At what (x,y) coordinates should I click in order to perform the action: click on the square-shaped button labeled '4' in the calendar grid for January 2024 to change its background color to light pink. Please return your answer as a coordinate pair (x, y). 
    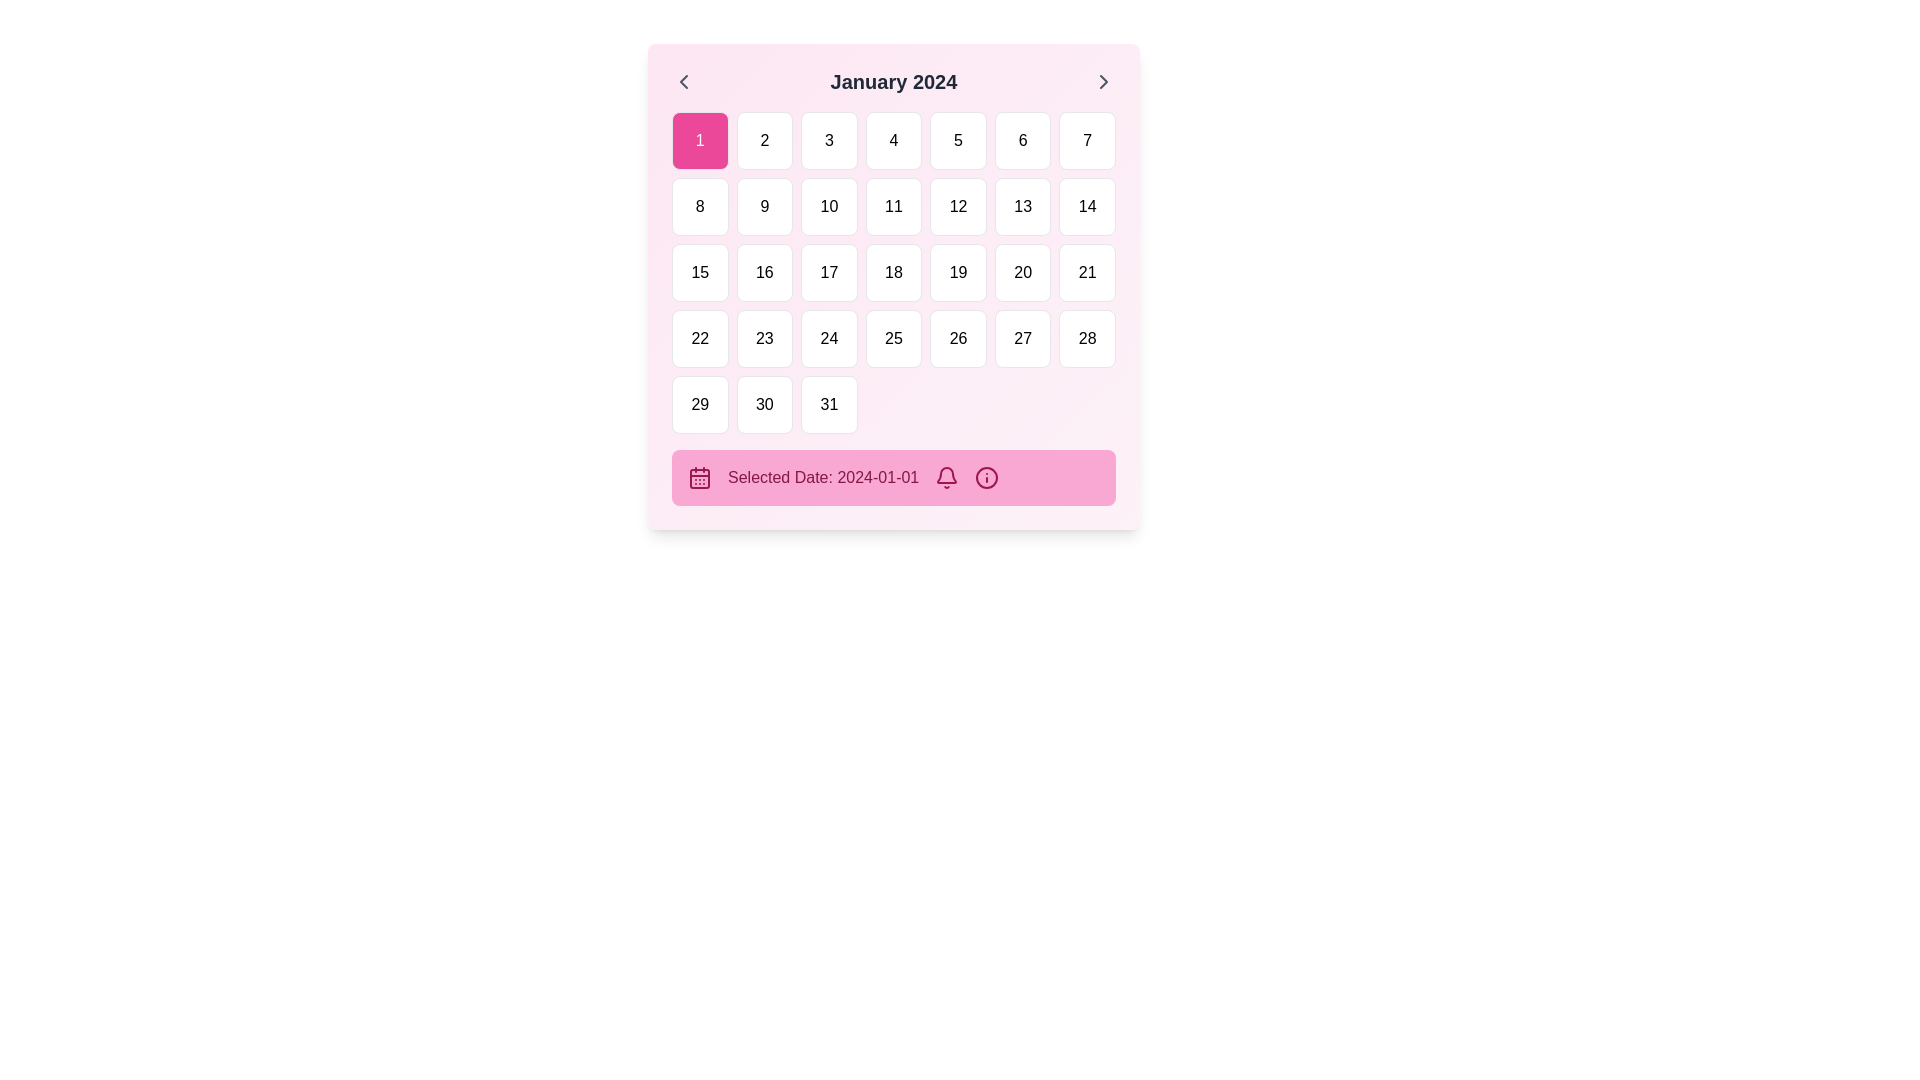
    Looking at the image, I should click on (892, 140).